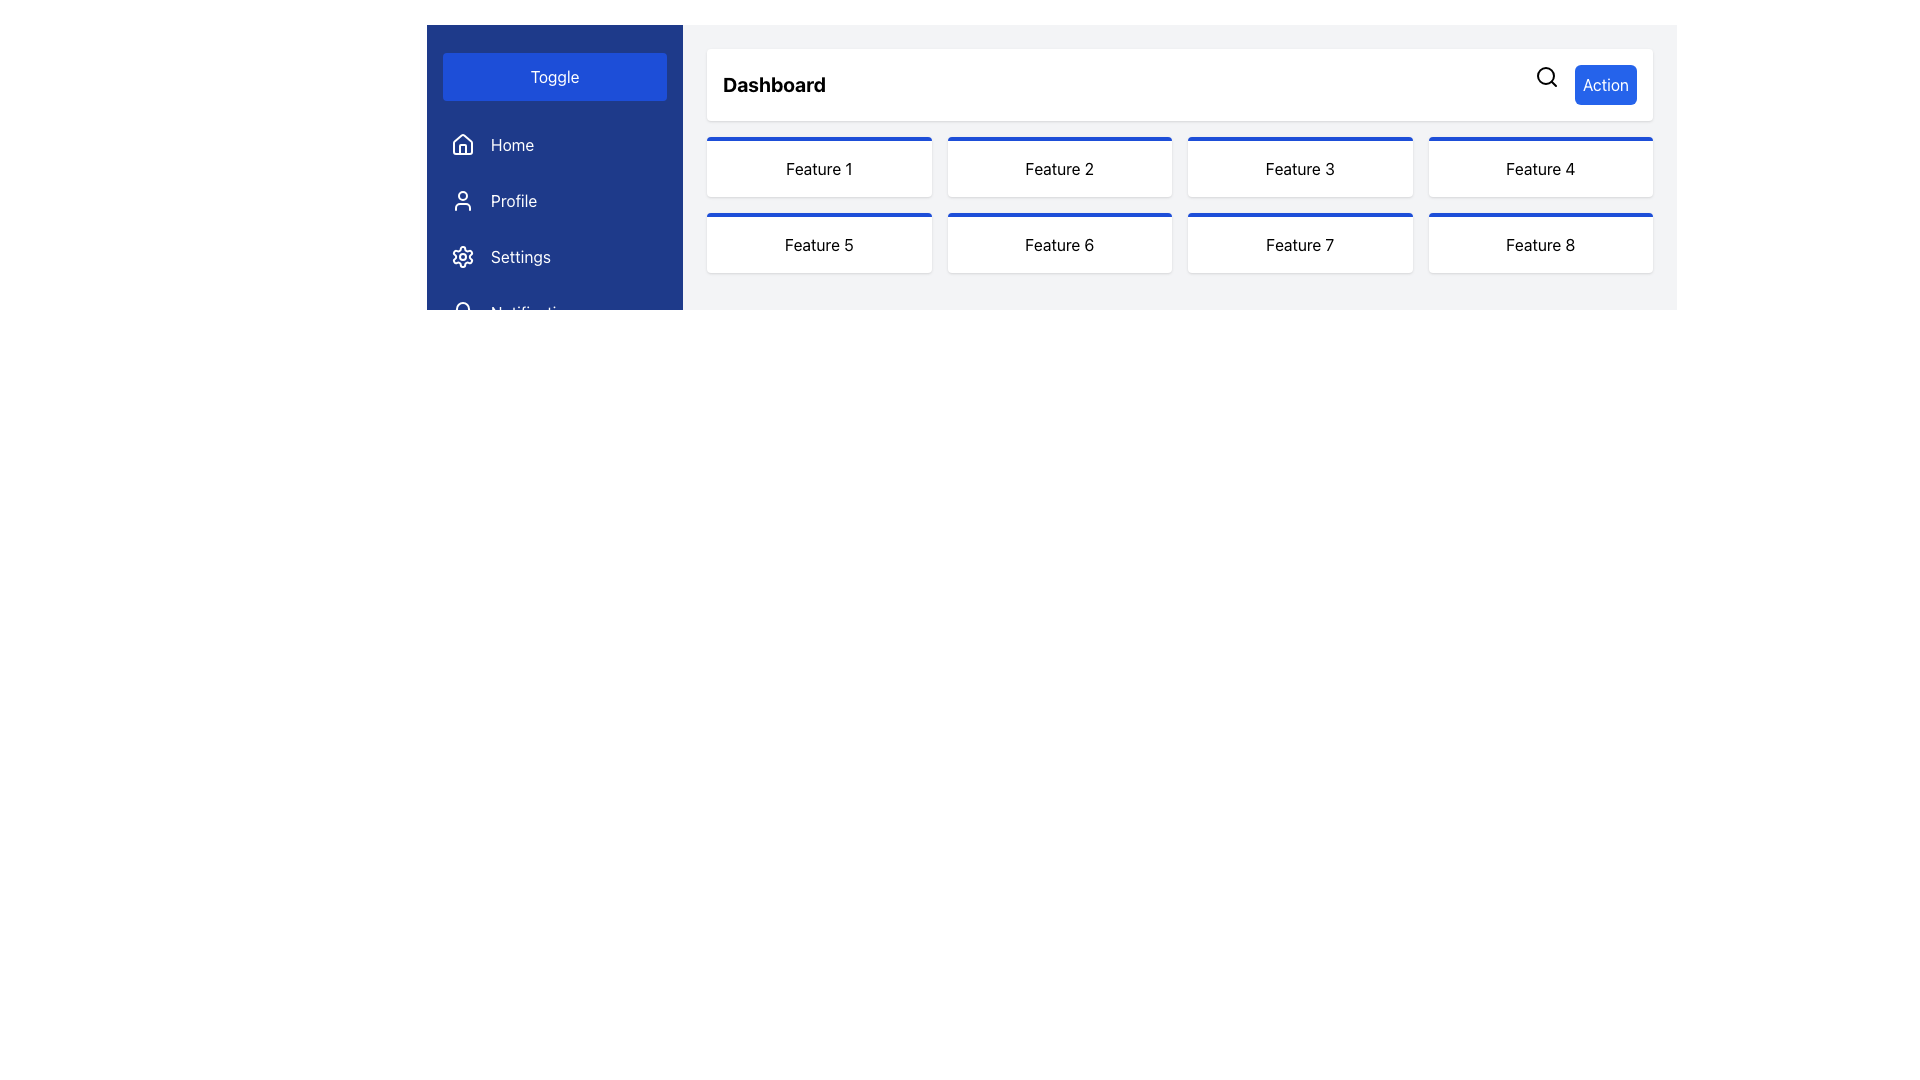 This screenshot has height=1080, width=1920. What do you see at coordinates (461, 256) in the screenshot?
I see `the 'Settings' icon in the sidebar navigation menu, which is the third option below 'Home' and 'Profile', aligned to the left beside the text 'Settings'` at bounding box center [461, 256].